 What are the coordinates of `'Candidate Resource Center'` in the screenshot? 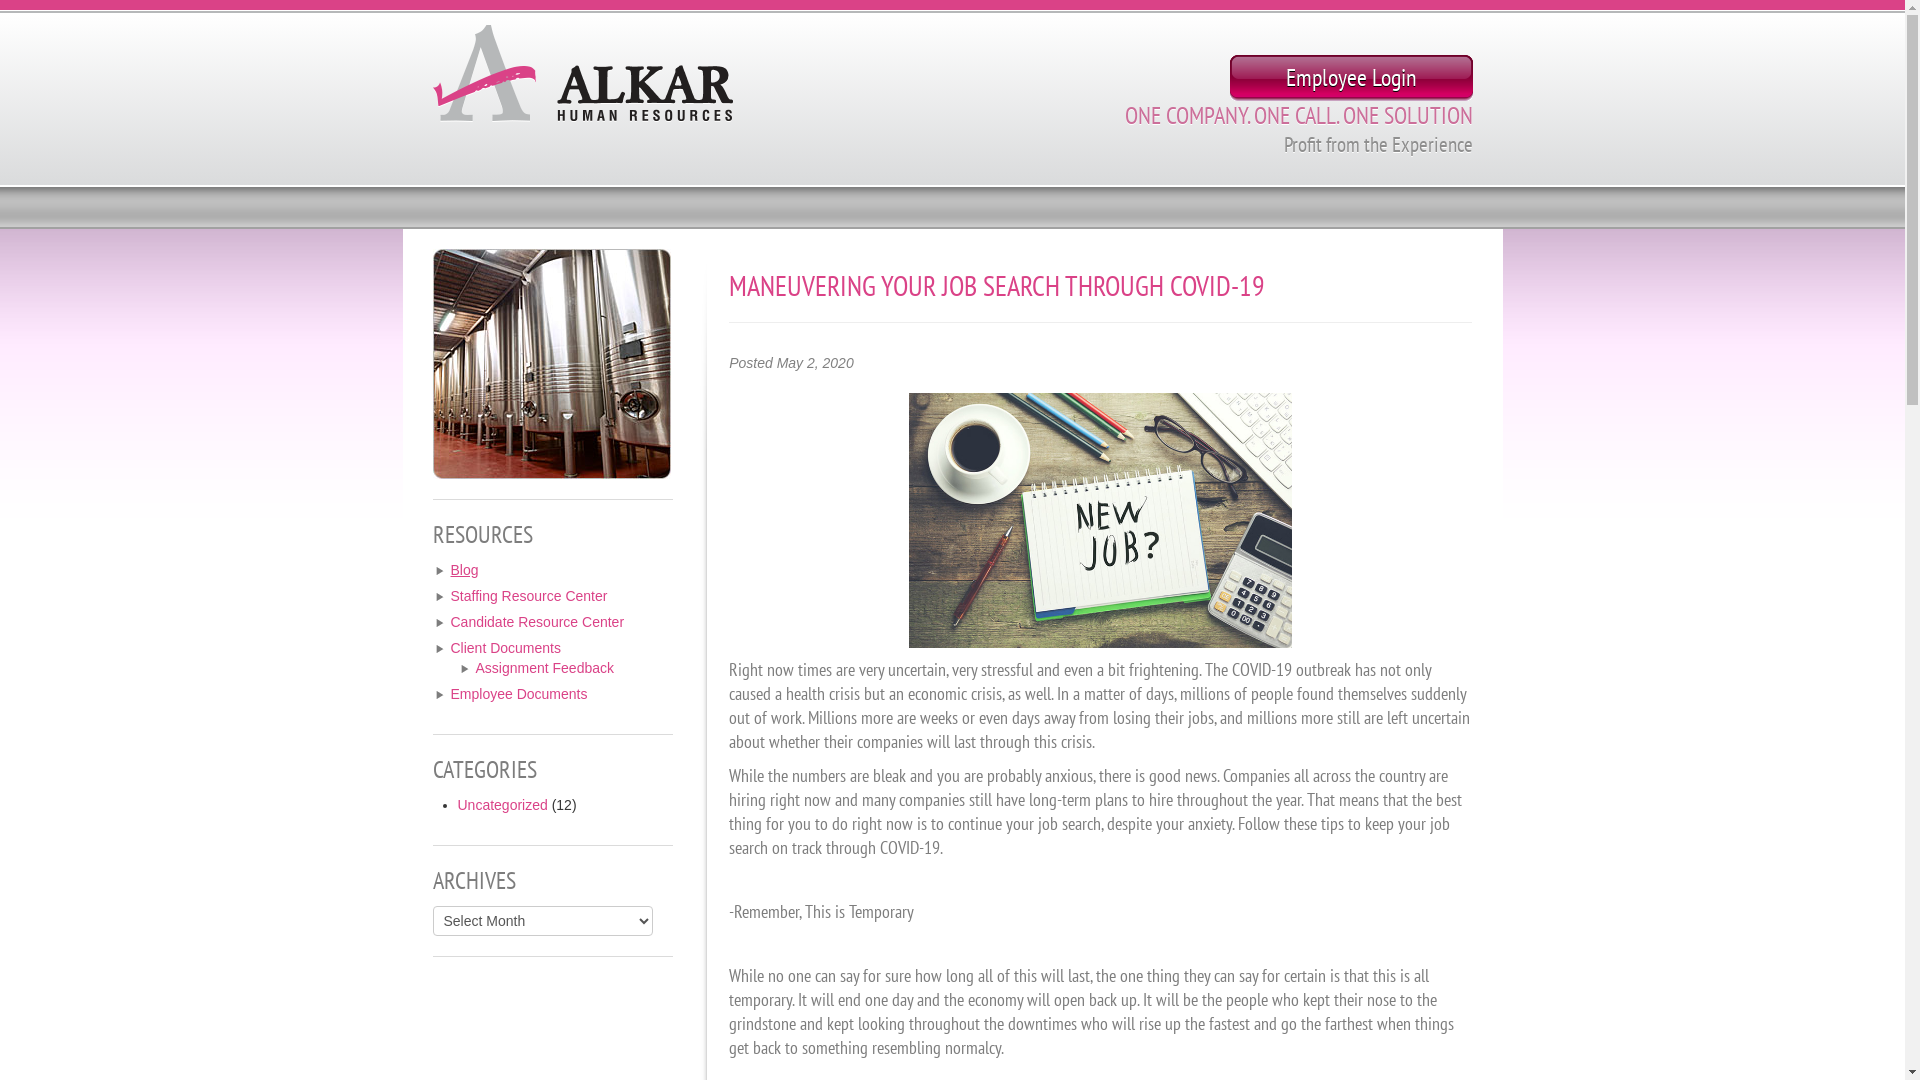 It's located at (537, 620).